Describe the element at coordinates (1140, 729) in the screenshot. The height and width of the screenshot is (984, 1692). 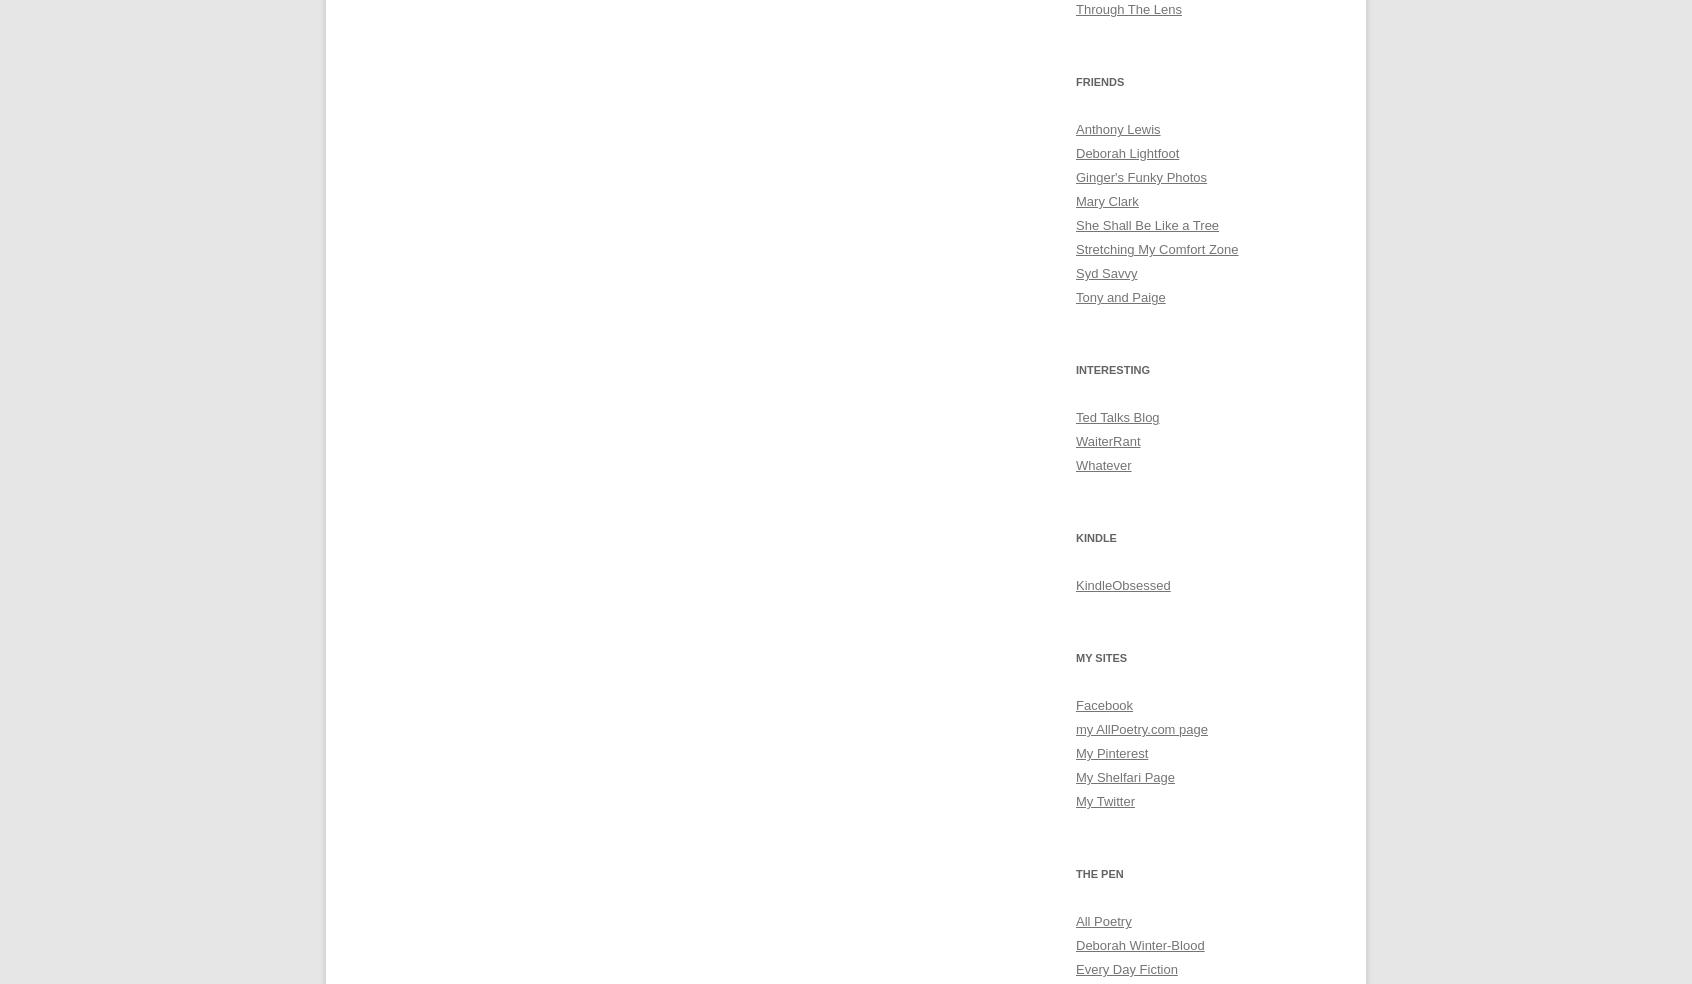
I see `'my AllPoetry.com page'` at that location.